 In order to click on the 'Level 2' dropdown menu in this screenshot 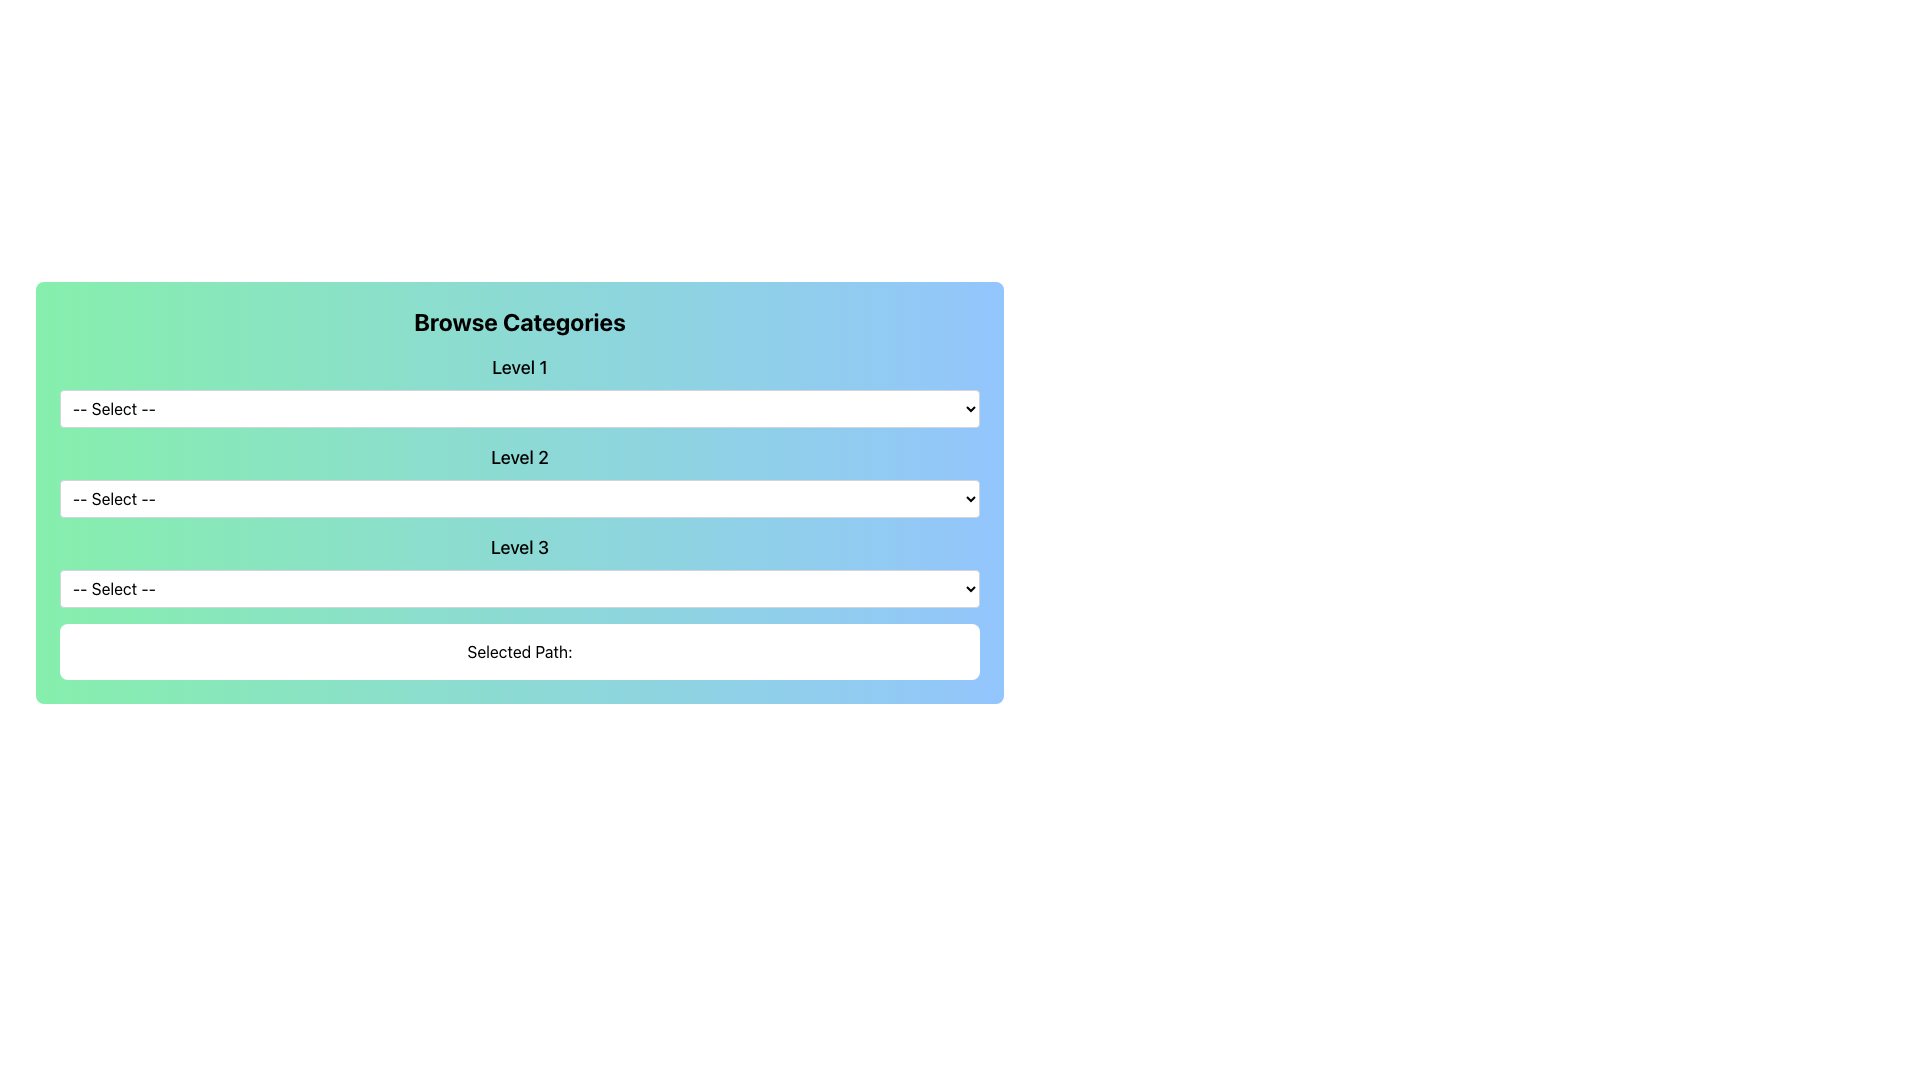, I will do `click(519, 481)`.